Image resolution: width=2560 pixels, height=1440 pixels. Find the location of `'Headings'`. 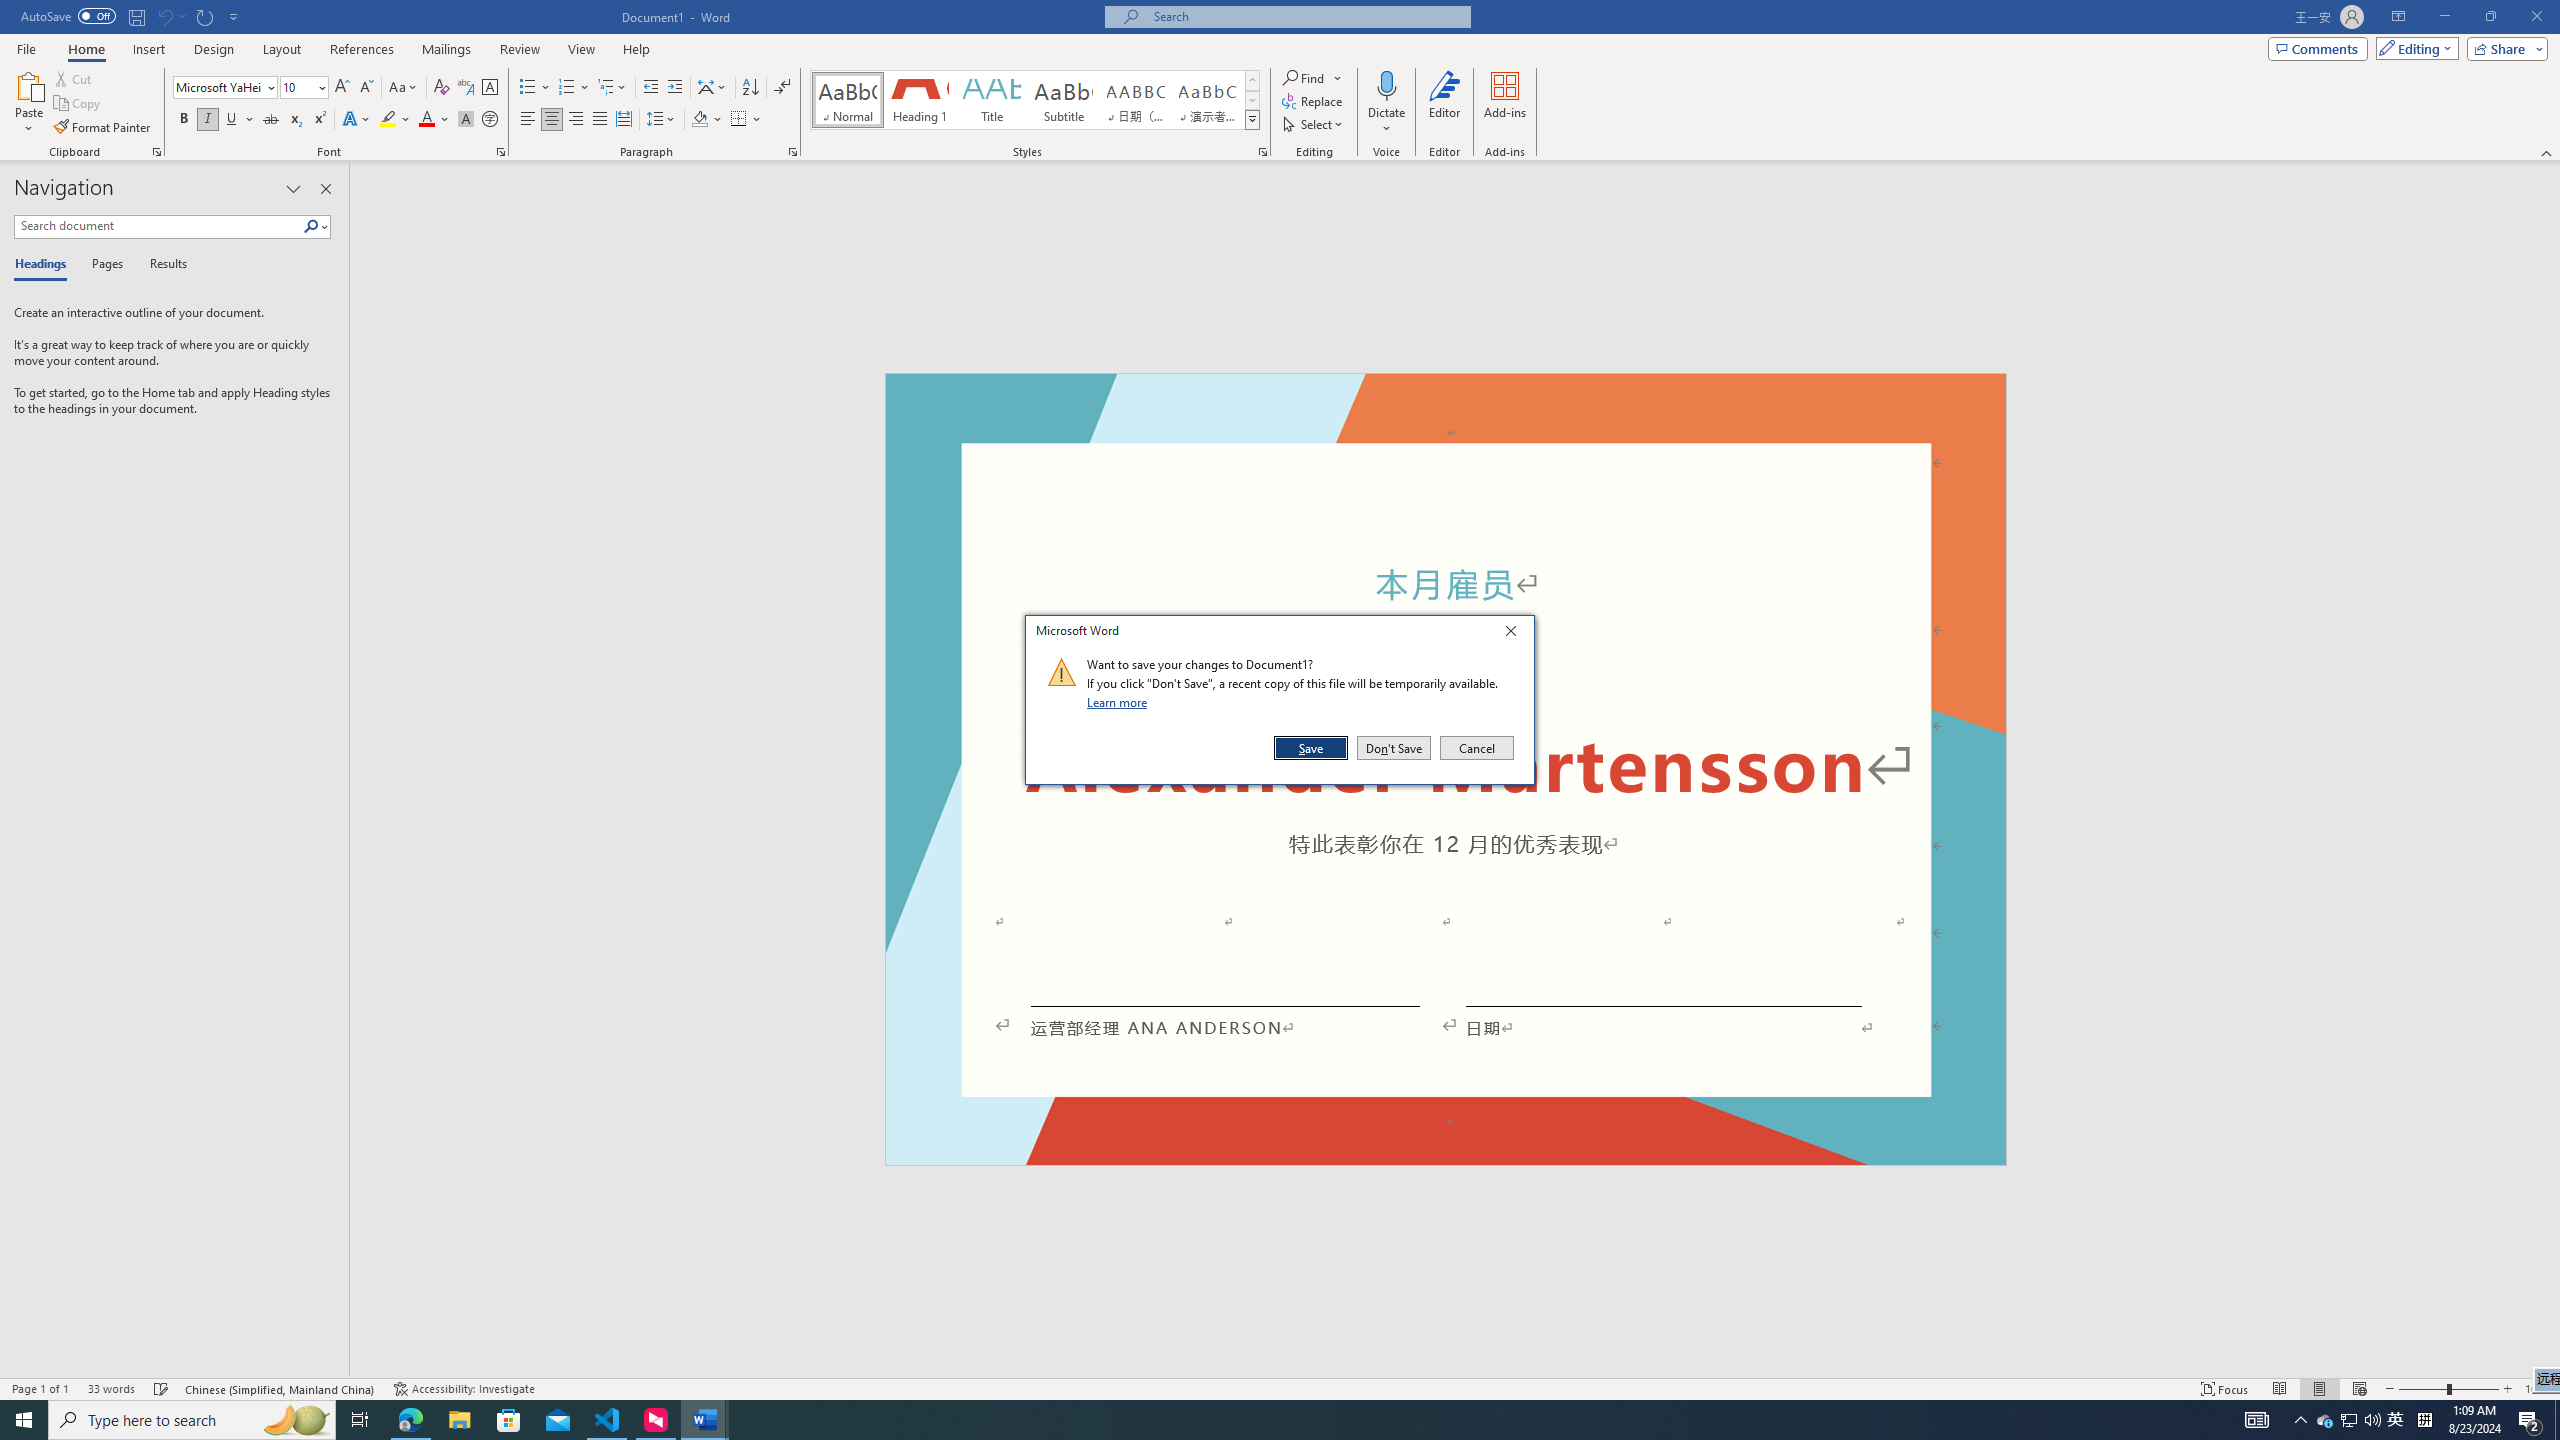

'Headings' is located at coordinates (44, 264).